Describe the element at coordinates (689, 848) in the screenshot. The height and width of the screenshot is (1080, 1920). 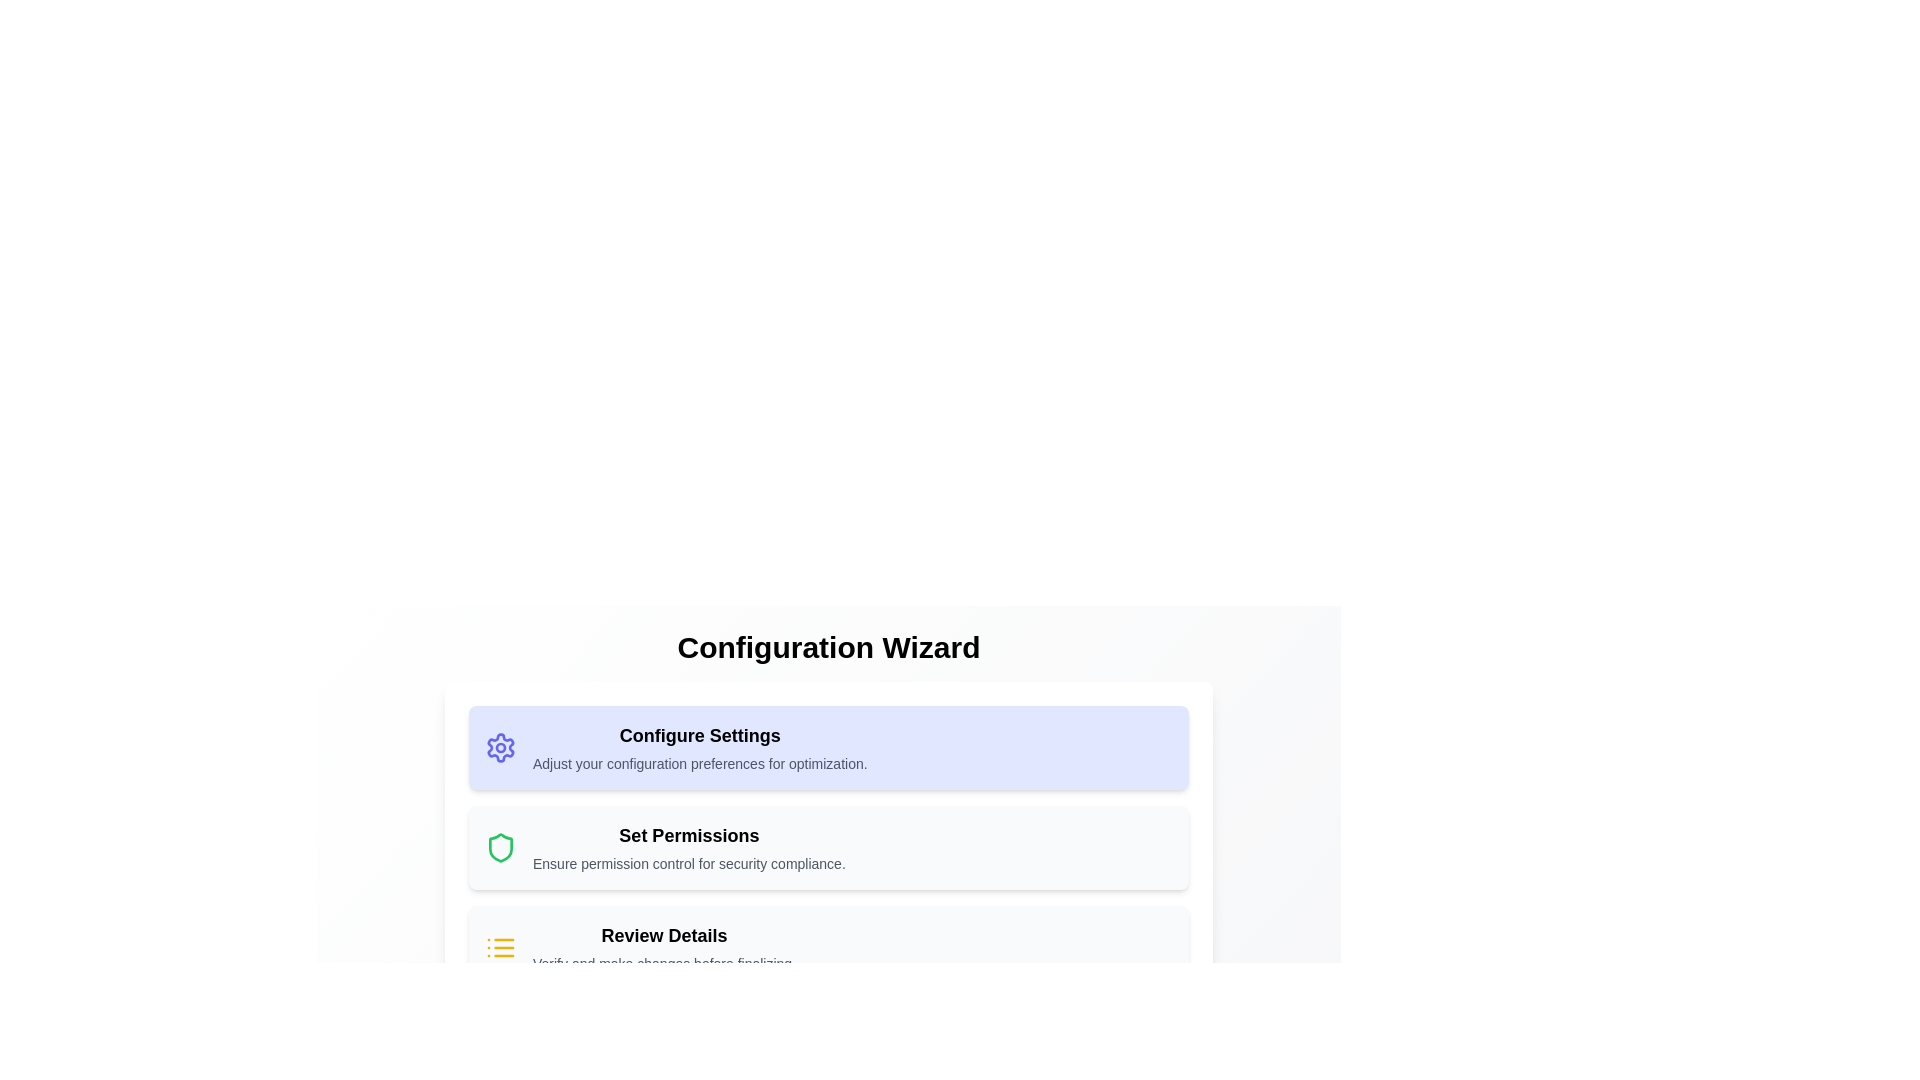
I see `the central Text Label that provides descriptive information about the corresponding action or section it represents` at that location.